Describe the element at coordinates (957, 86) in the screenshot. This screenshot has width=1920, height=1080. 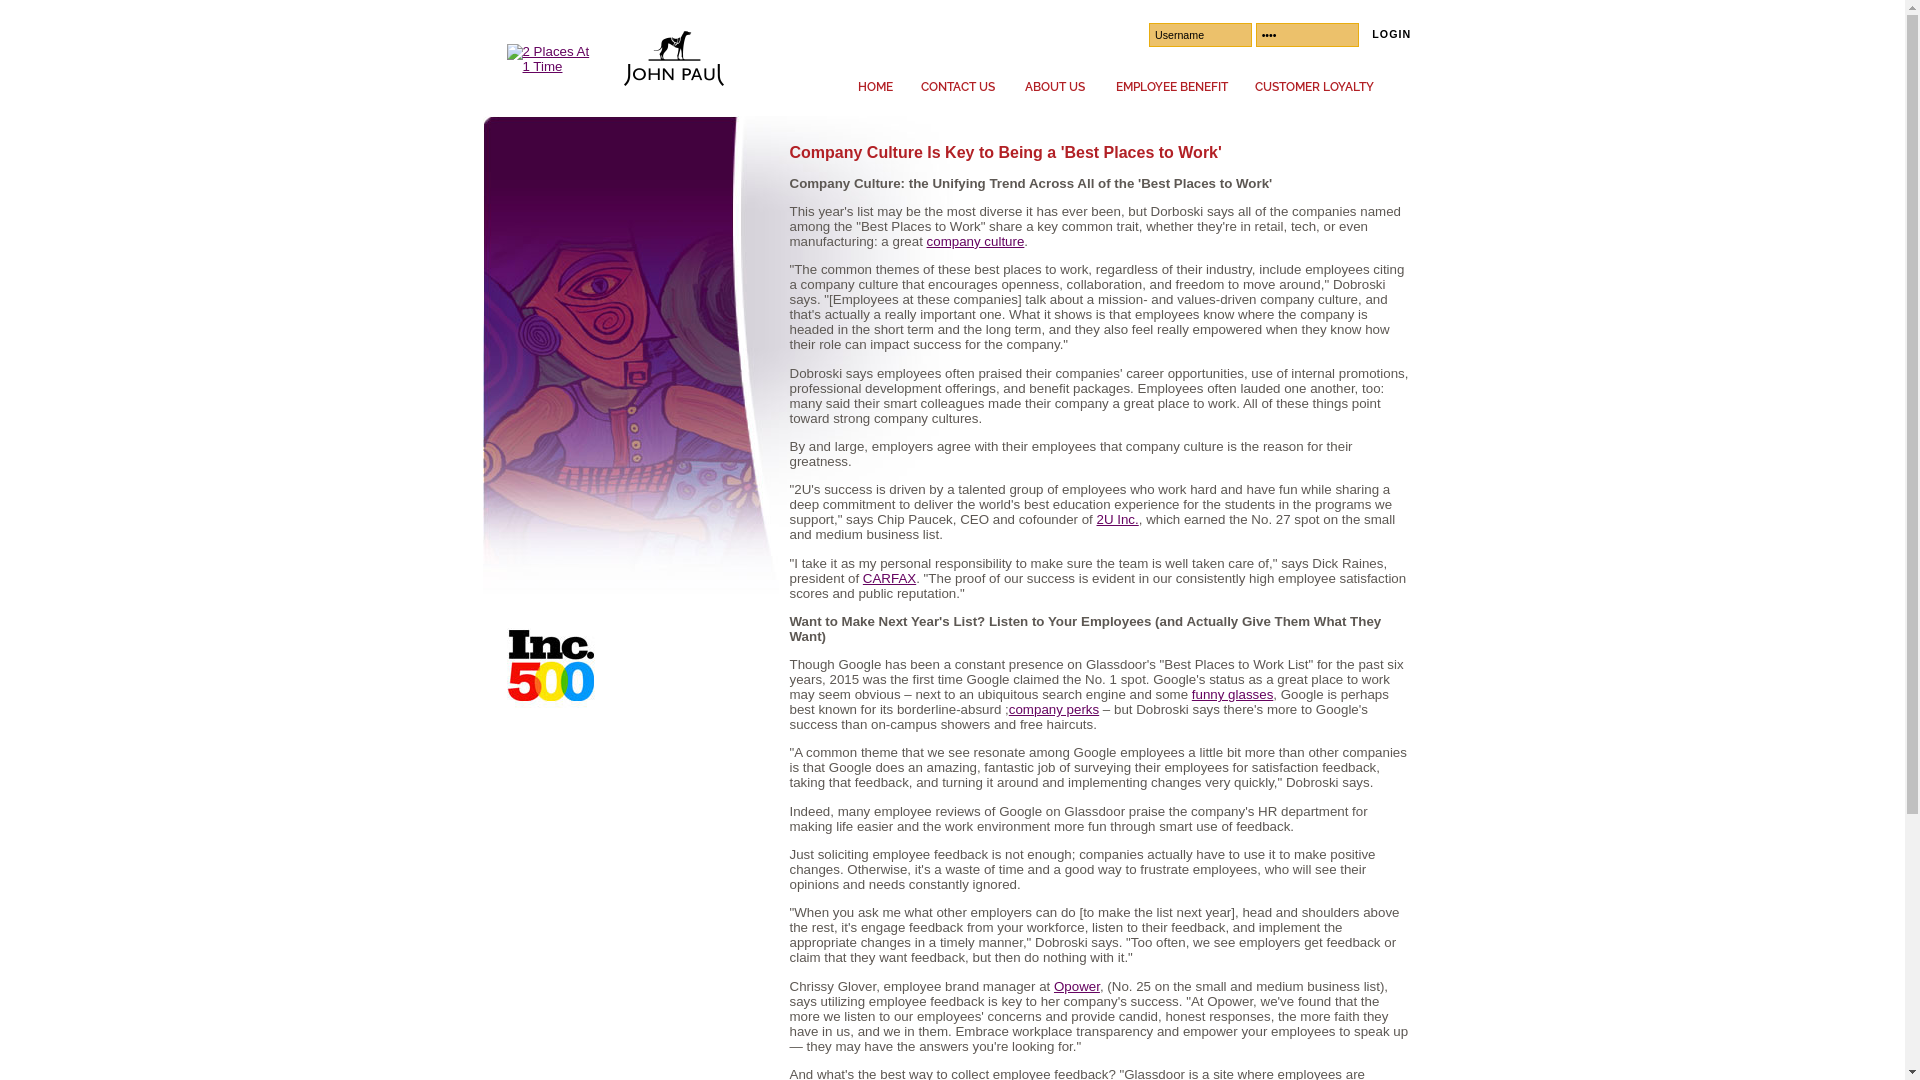
I see `'CONTACT US'` at that location.